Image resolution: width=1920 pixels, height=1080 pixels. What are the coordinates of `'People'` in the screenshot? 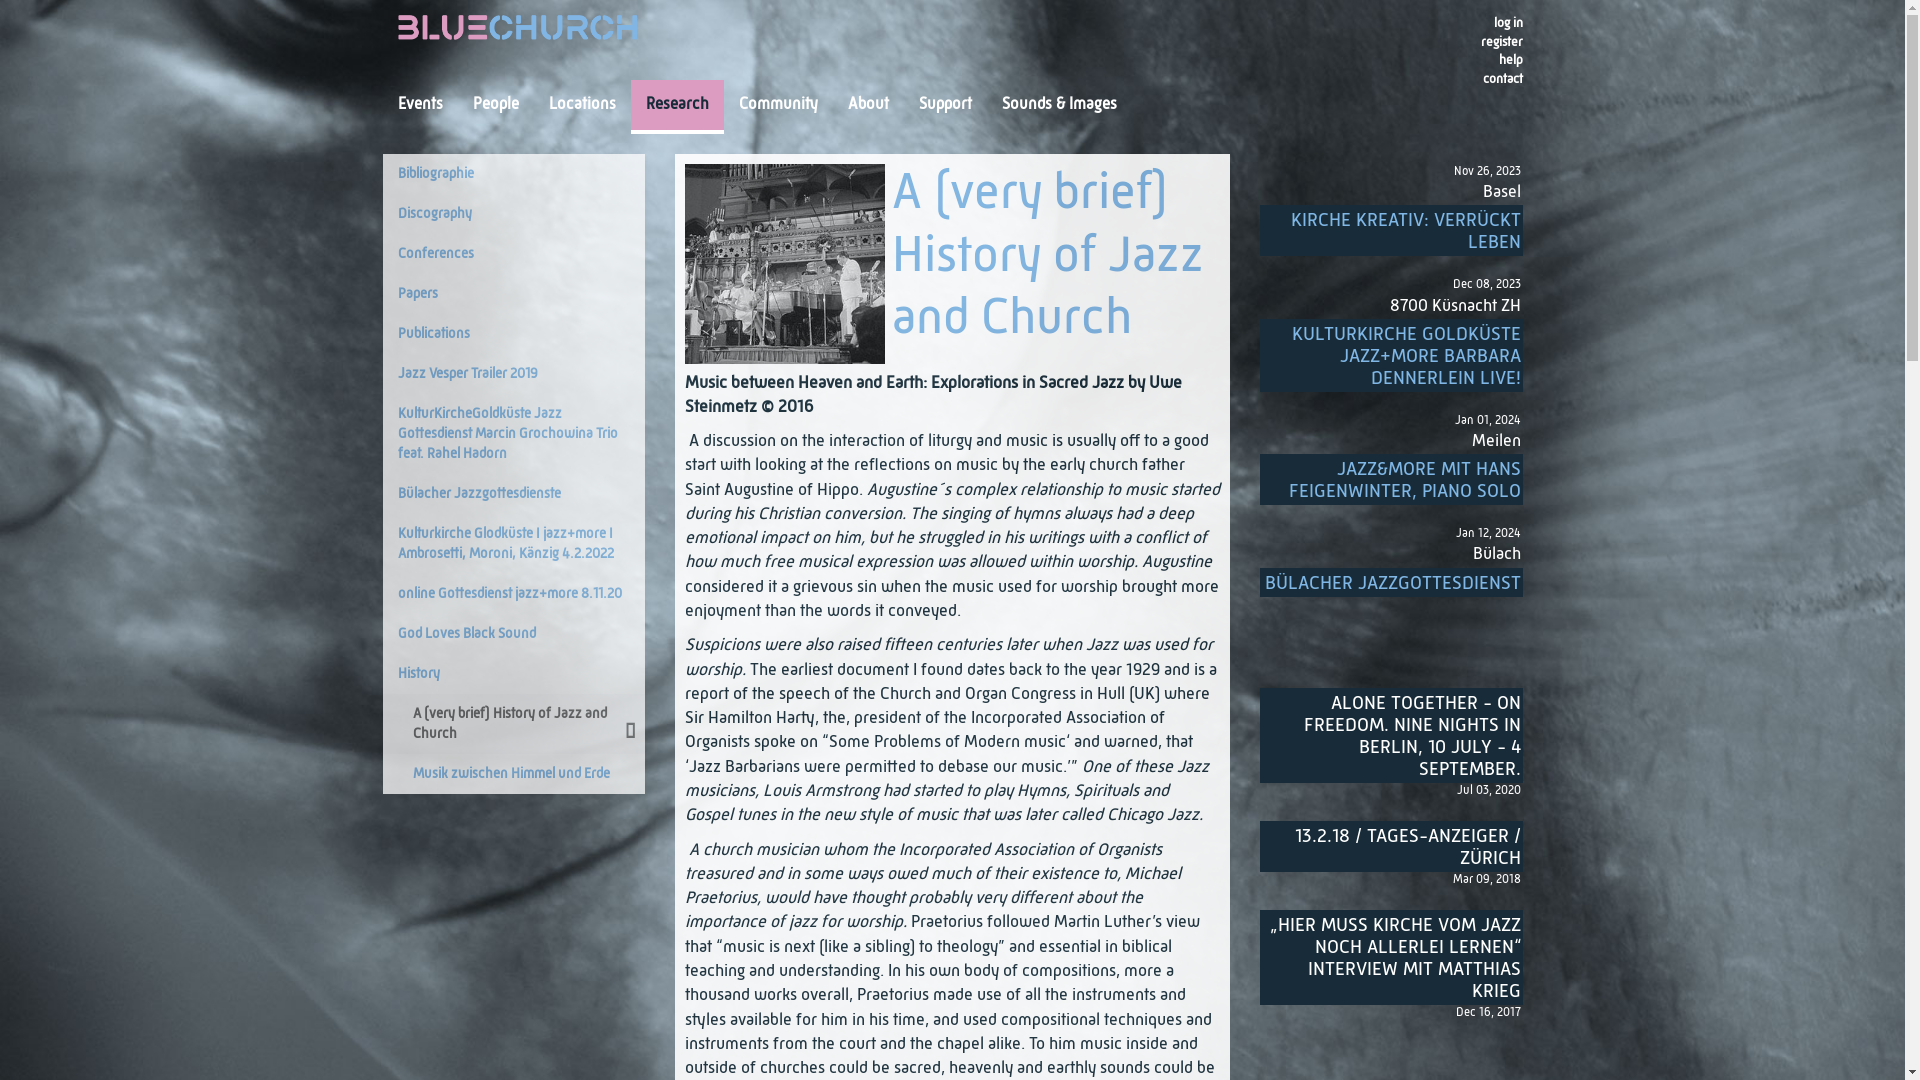 It's located at (495, 104).